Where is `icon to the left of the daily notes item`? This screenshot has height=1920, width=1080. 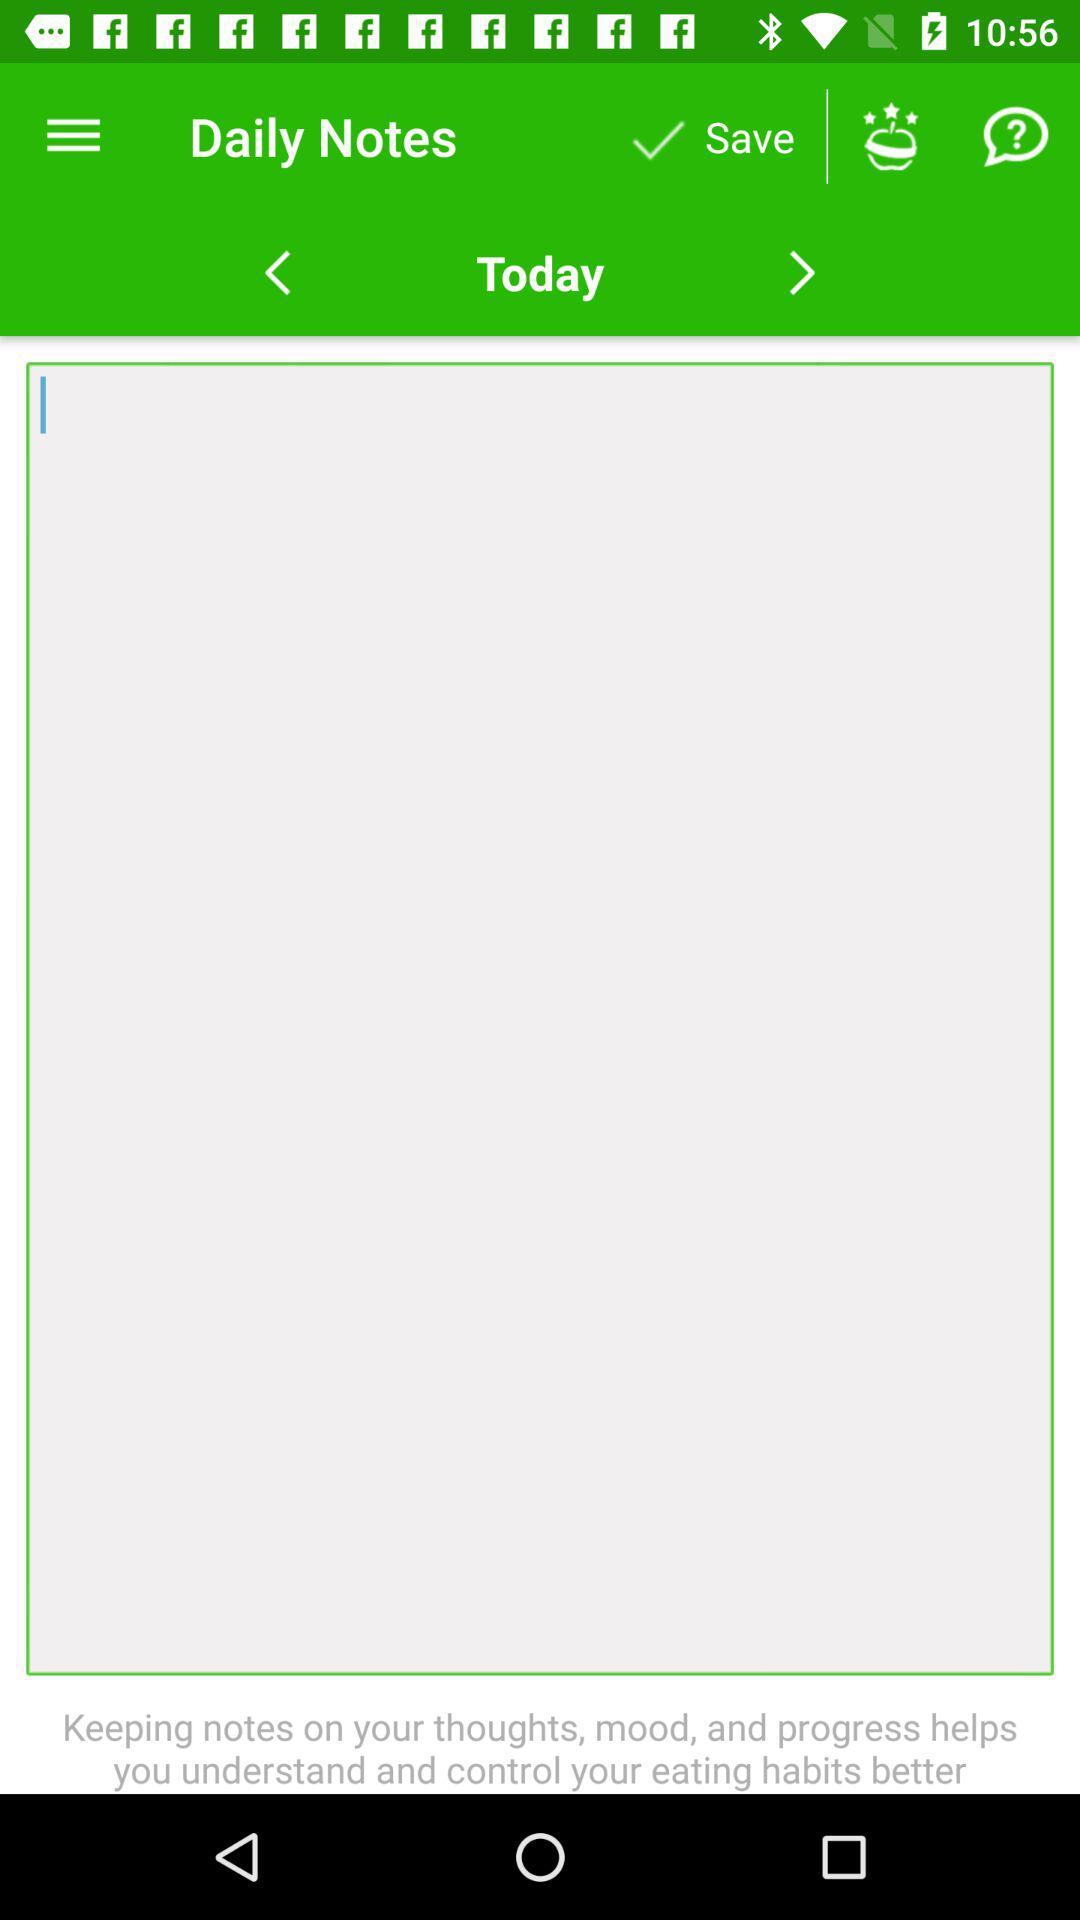 icon to the left of the daily notes item is located at coordinates (72, 135).